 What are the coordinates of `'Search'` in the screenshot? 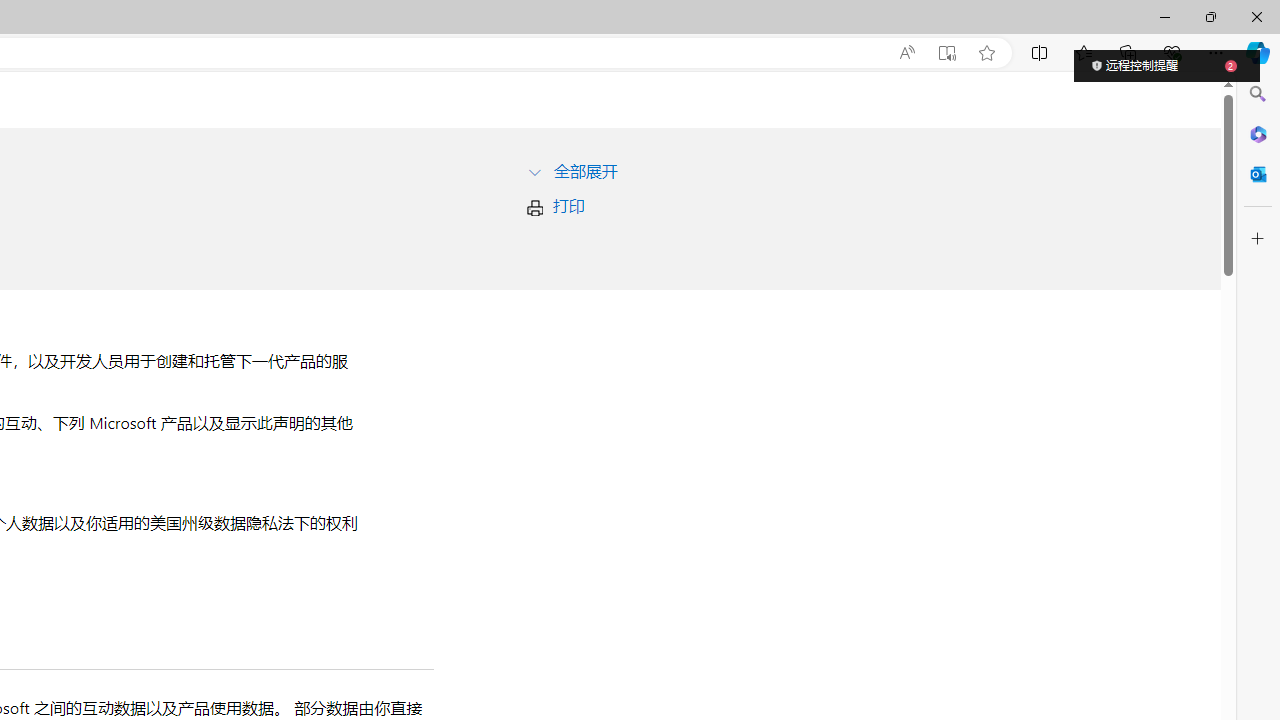 It's located at (1257, 94).